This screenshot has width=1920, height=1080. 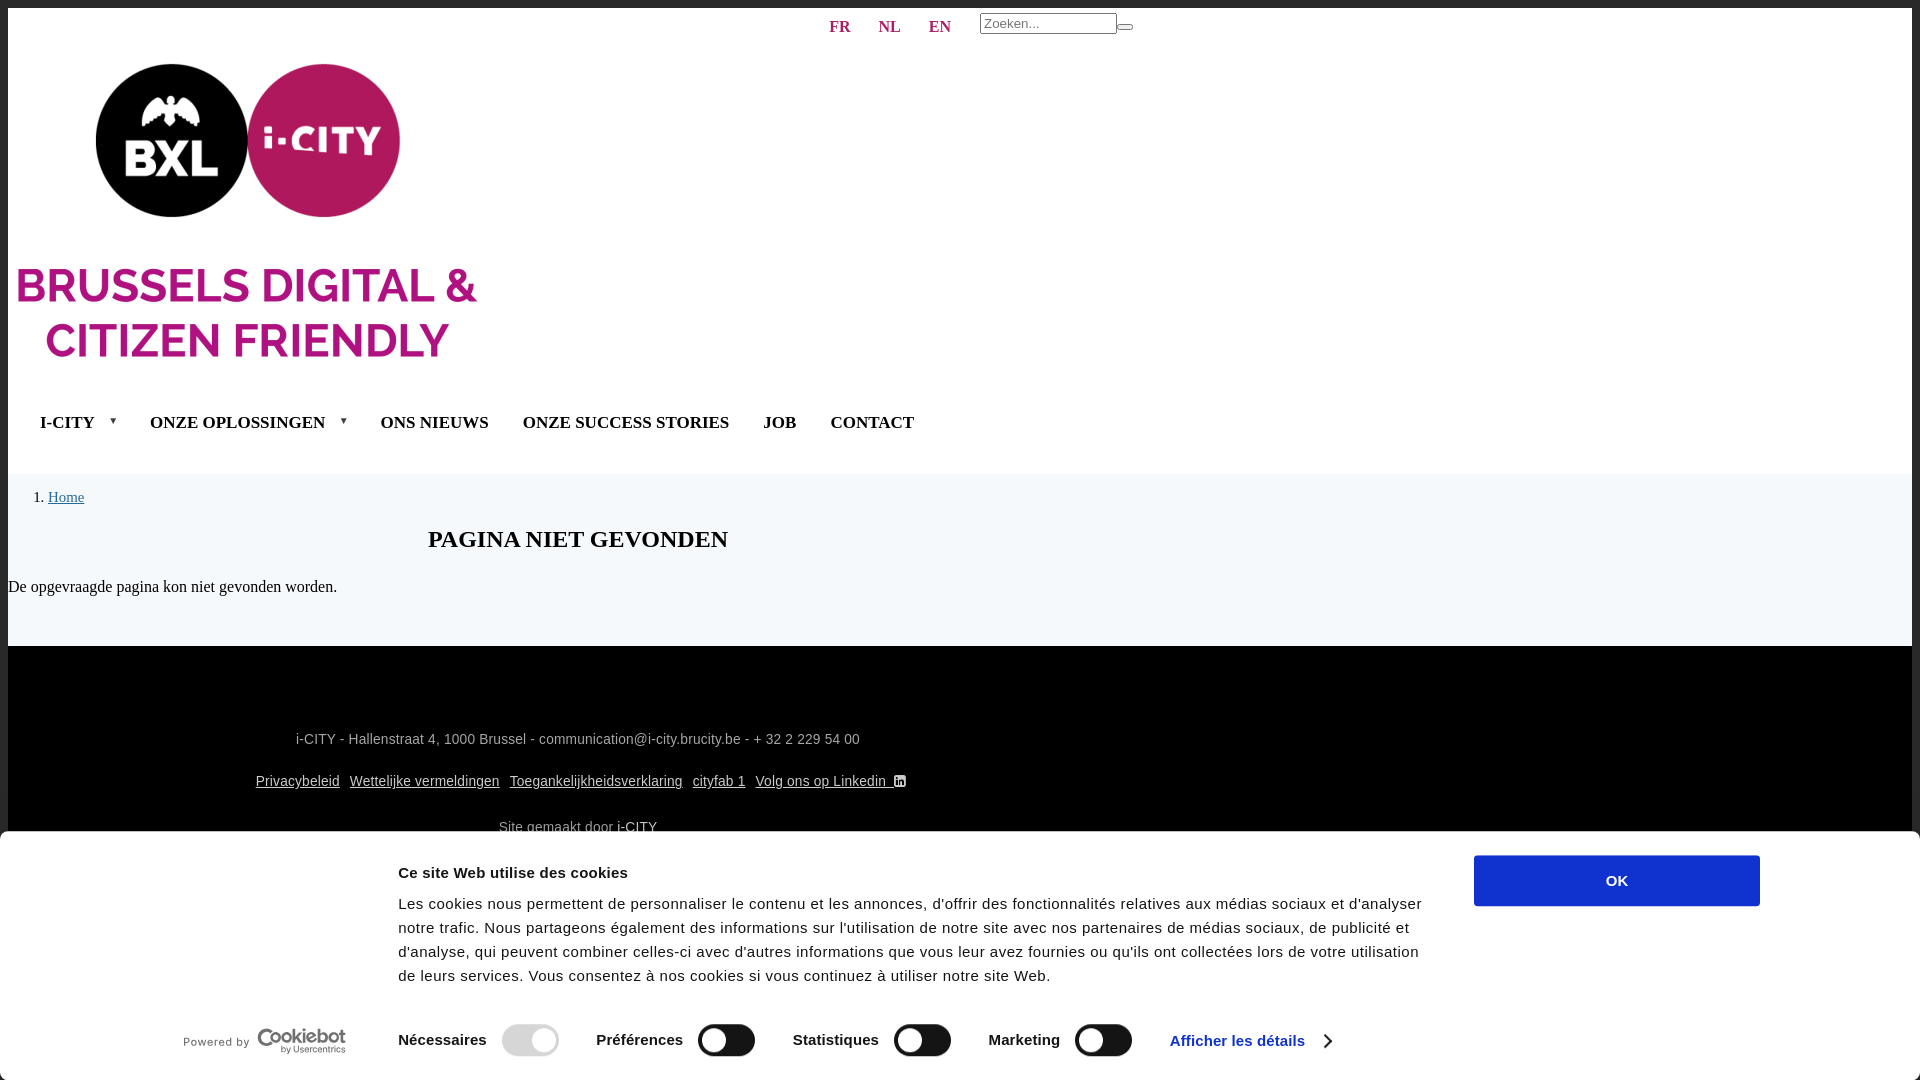 What do you see at coordinates (66, 496) in the screenshot?
I see `'Home'` at bounding box center [66, 496].